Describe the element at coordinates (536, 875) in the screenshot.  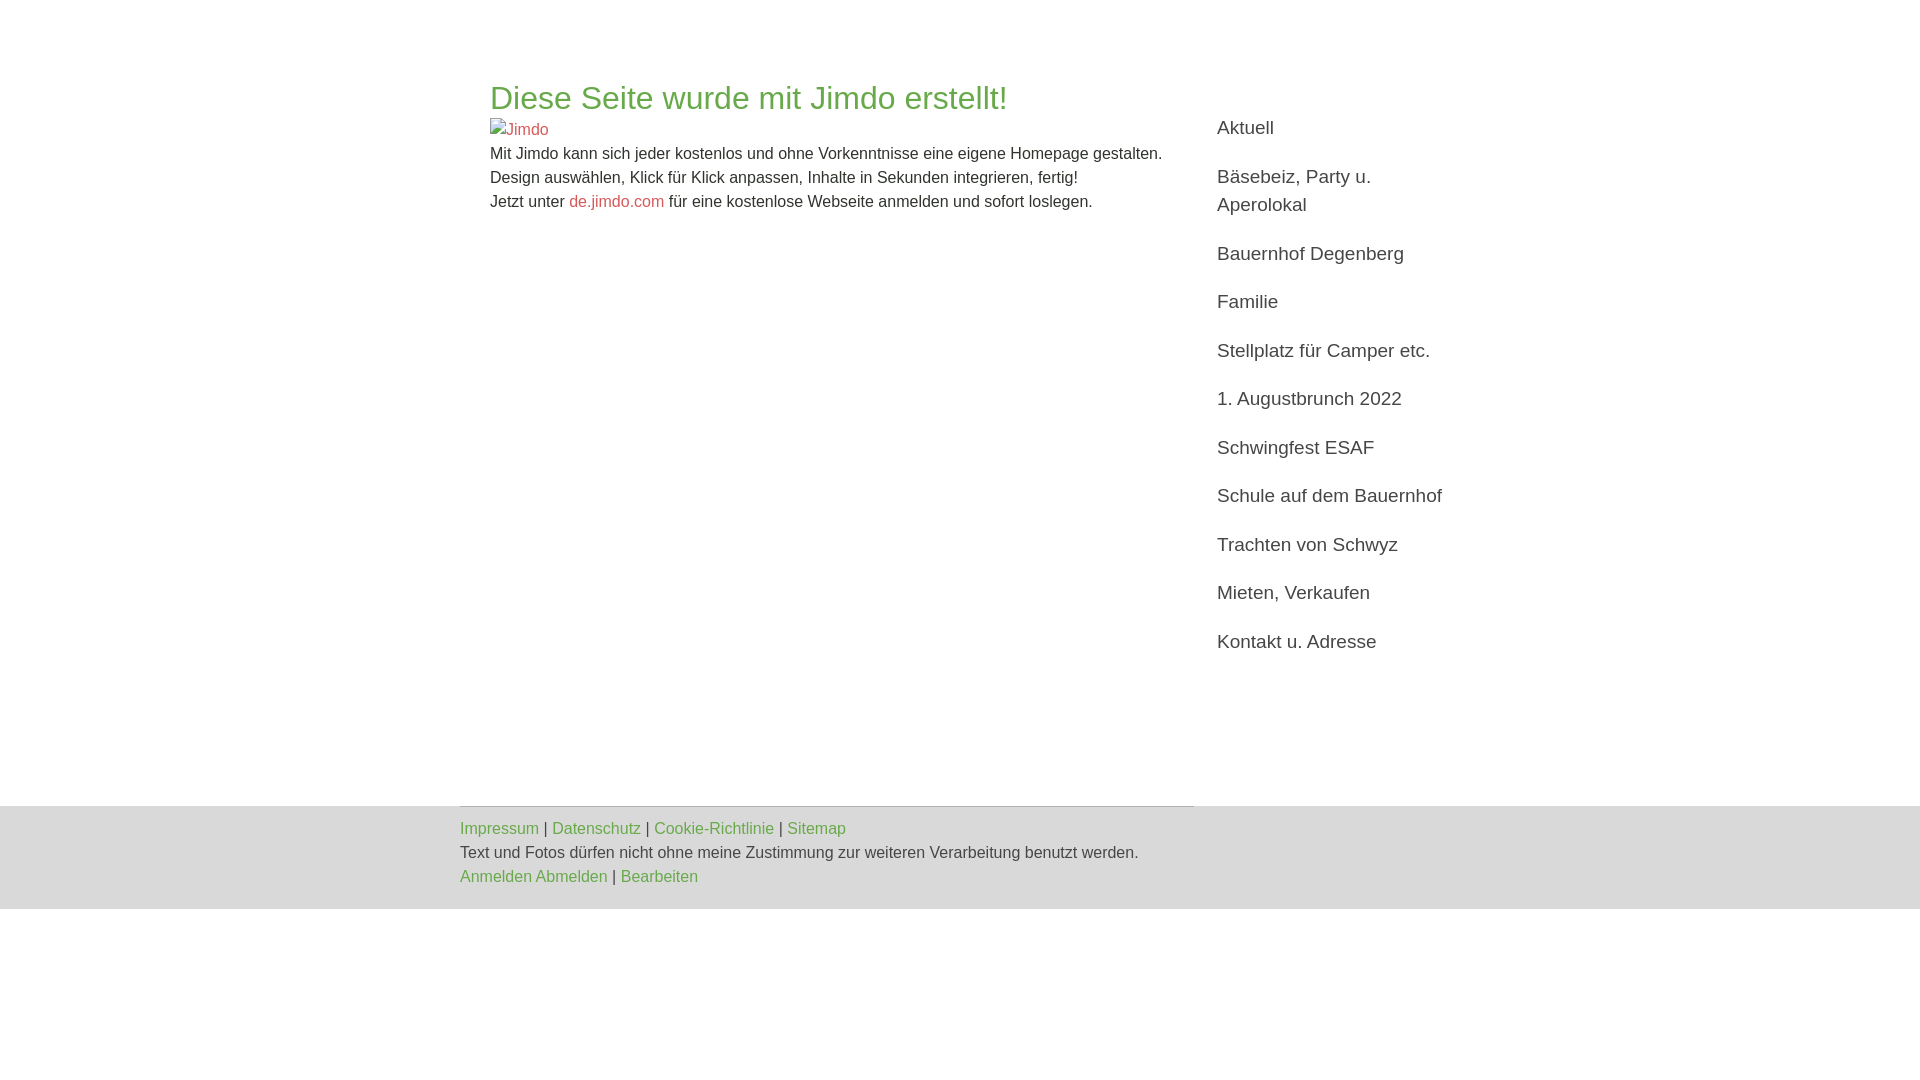
I see `'Abmelden'` at that location.